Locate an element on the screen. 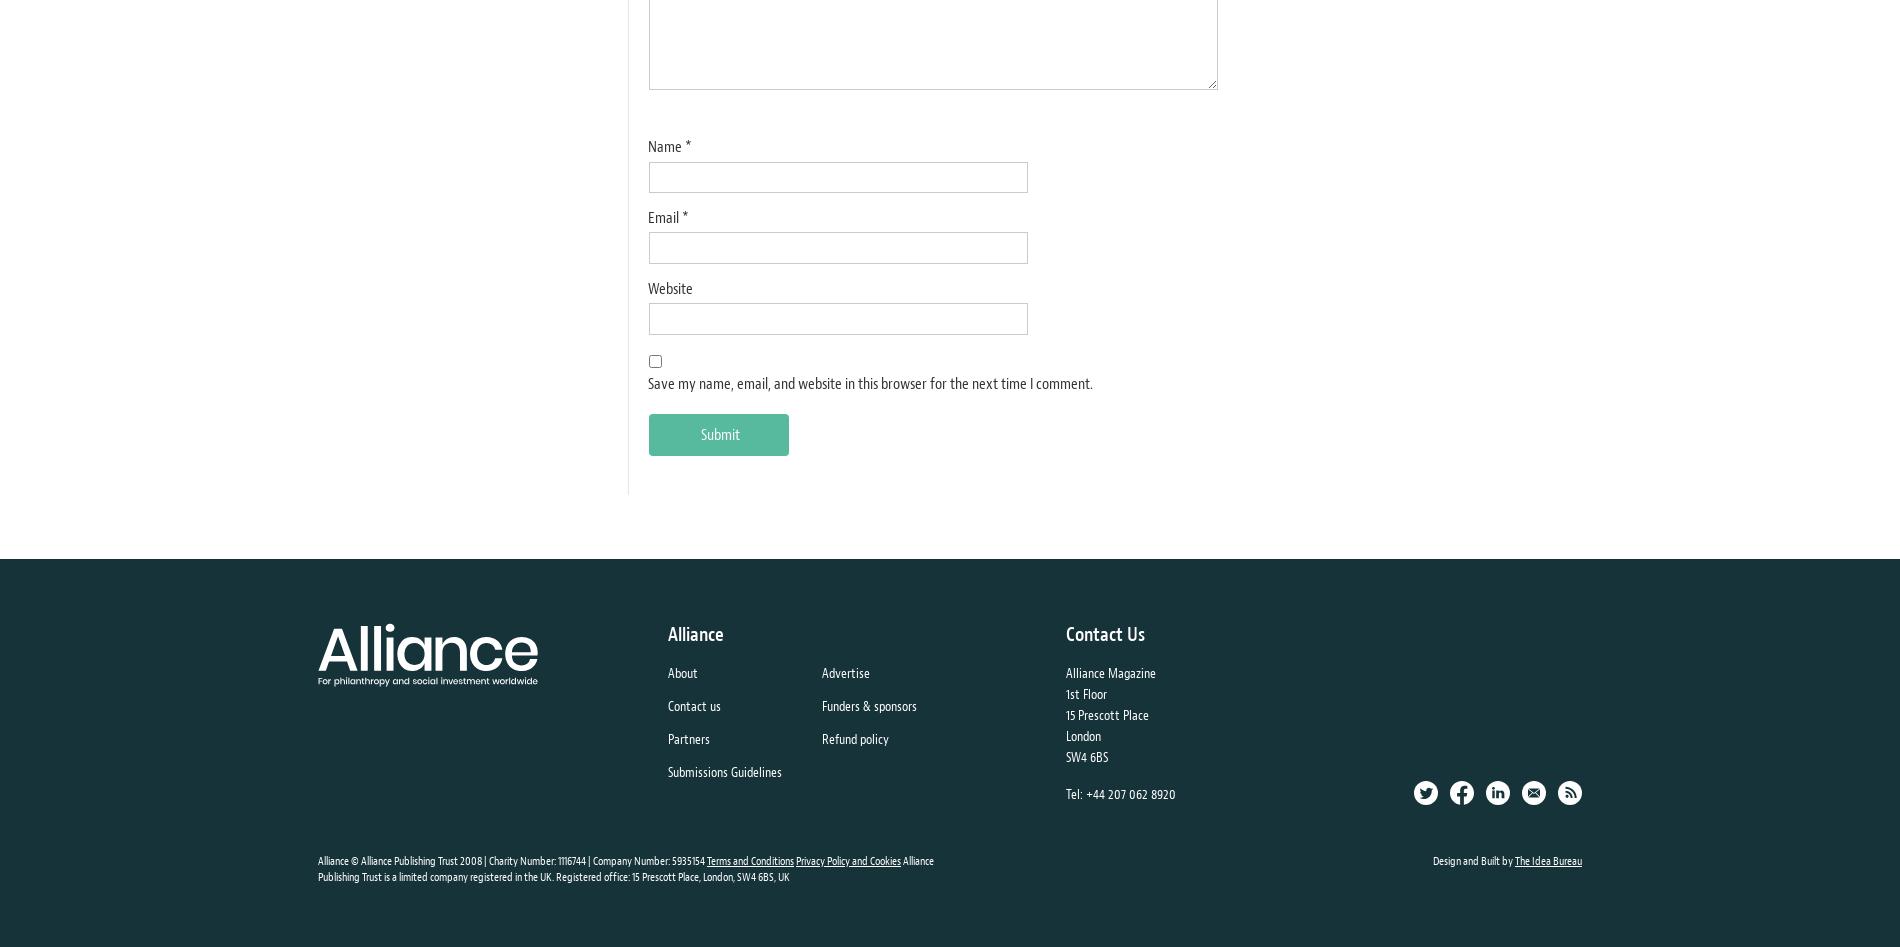 The height and width of the screenshot is (947, 1900). 'Refund policy' is located at coordinates (854, 737).